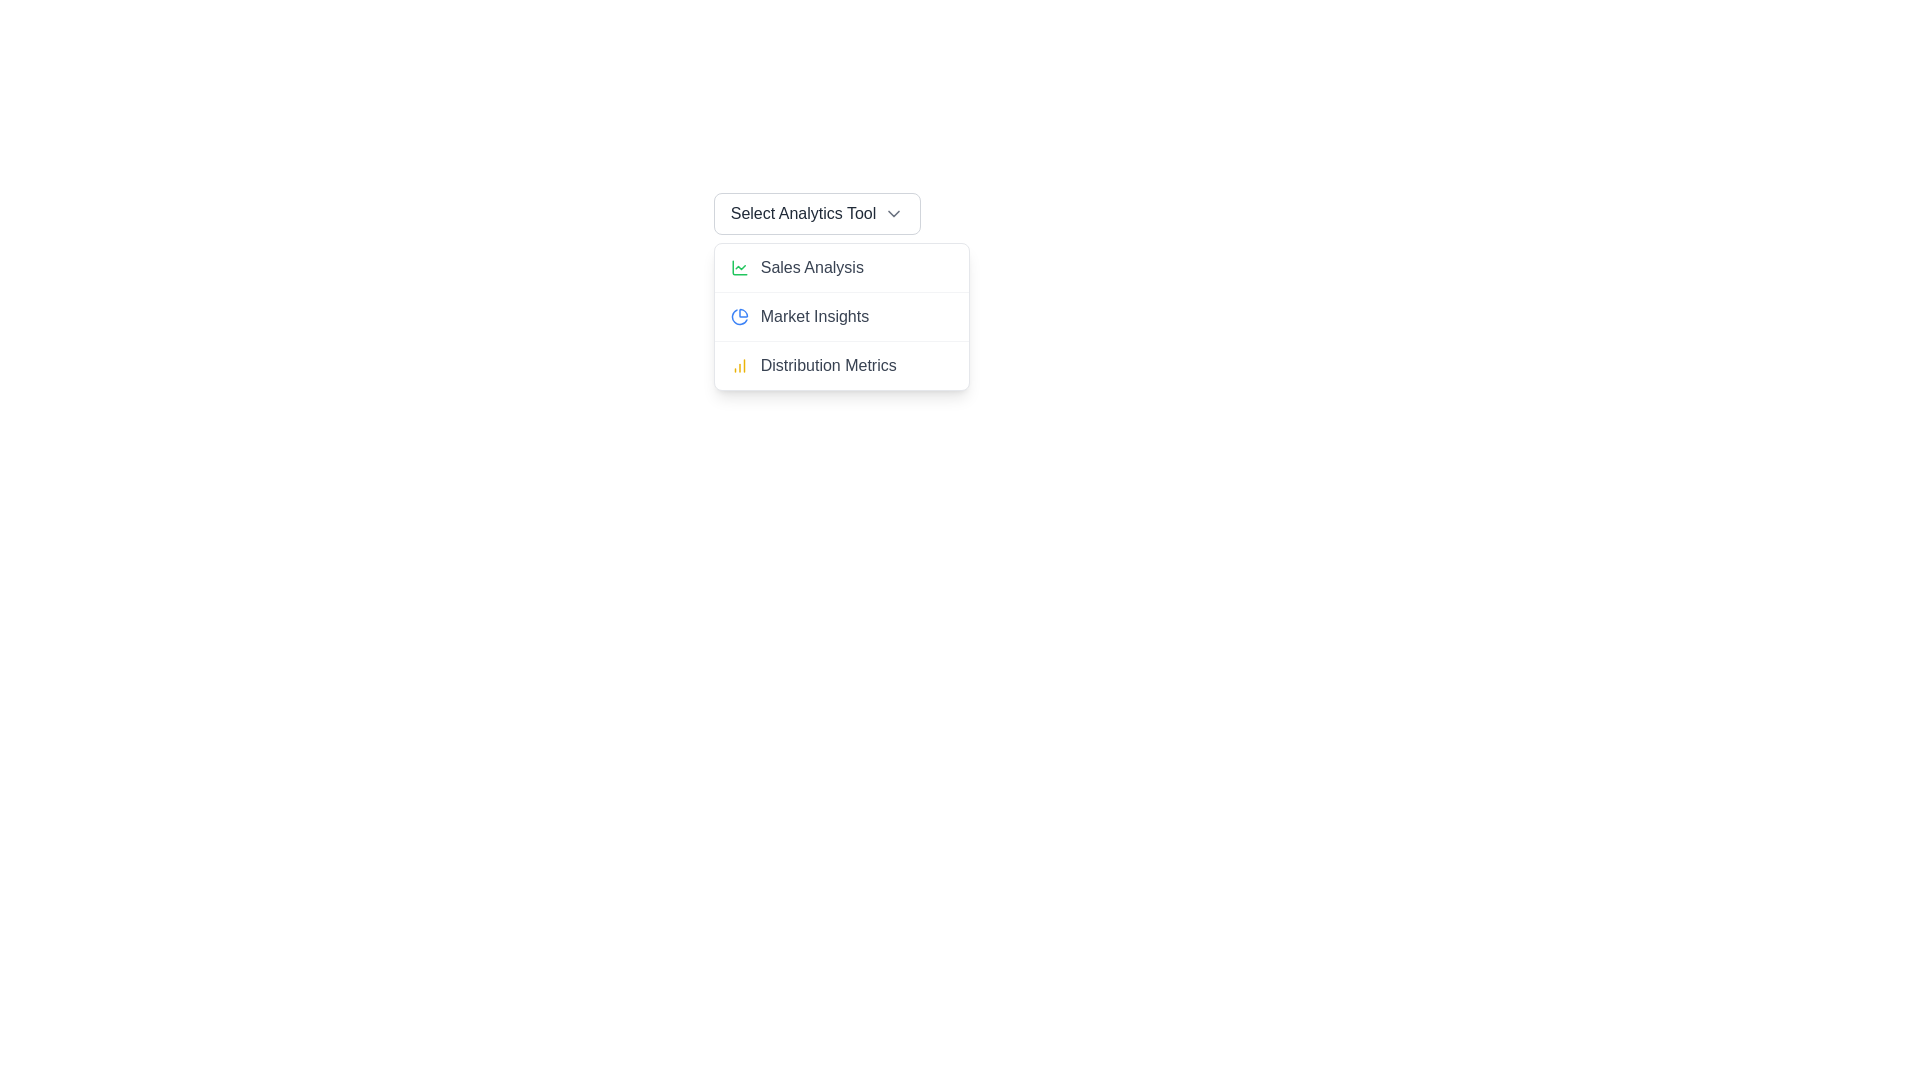 The height and width of the screenshot is (1080, 1920). Describe the element at coordinates (841, 315) in the screenshot. I see `the 'Market Insights' option from the dropdown menu, which is the second option listed and is visually distinguished by its blue icon and descriptive text` at that location.